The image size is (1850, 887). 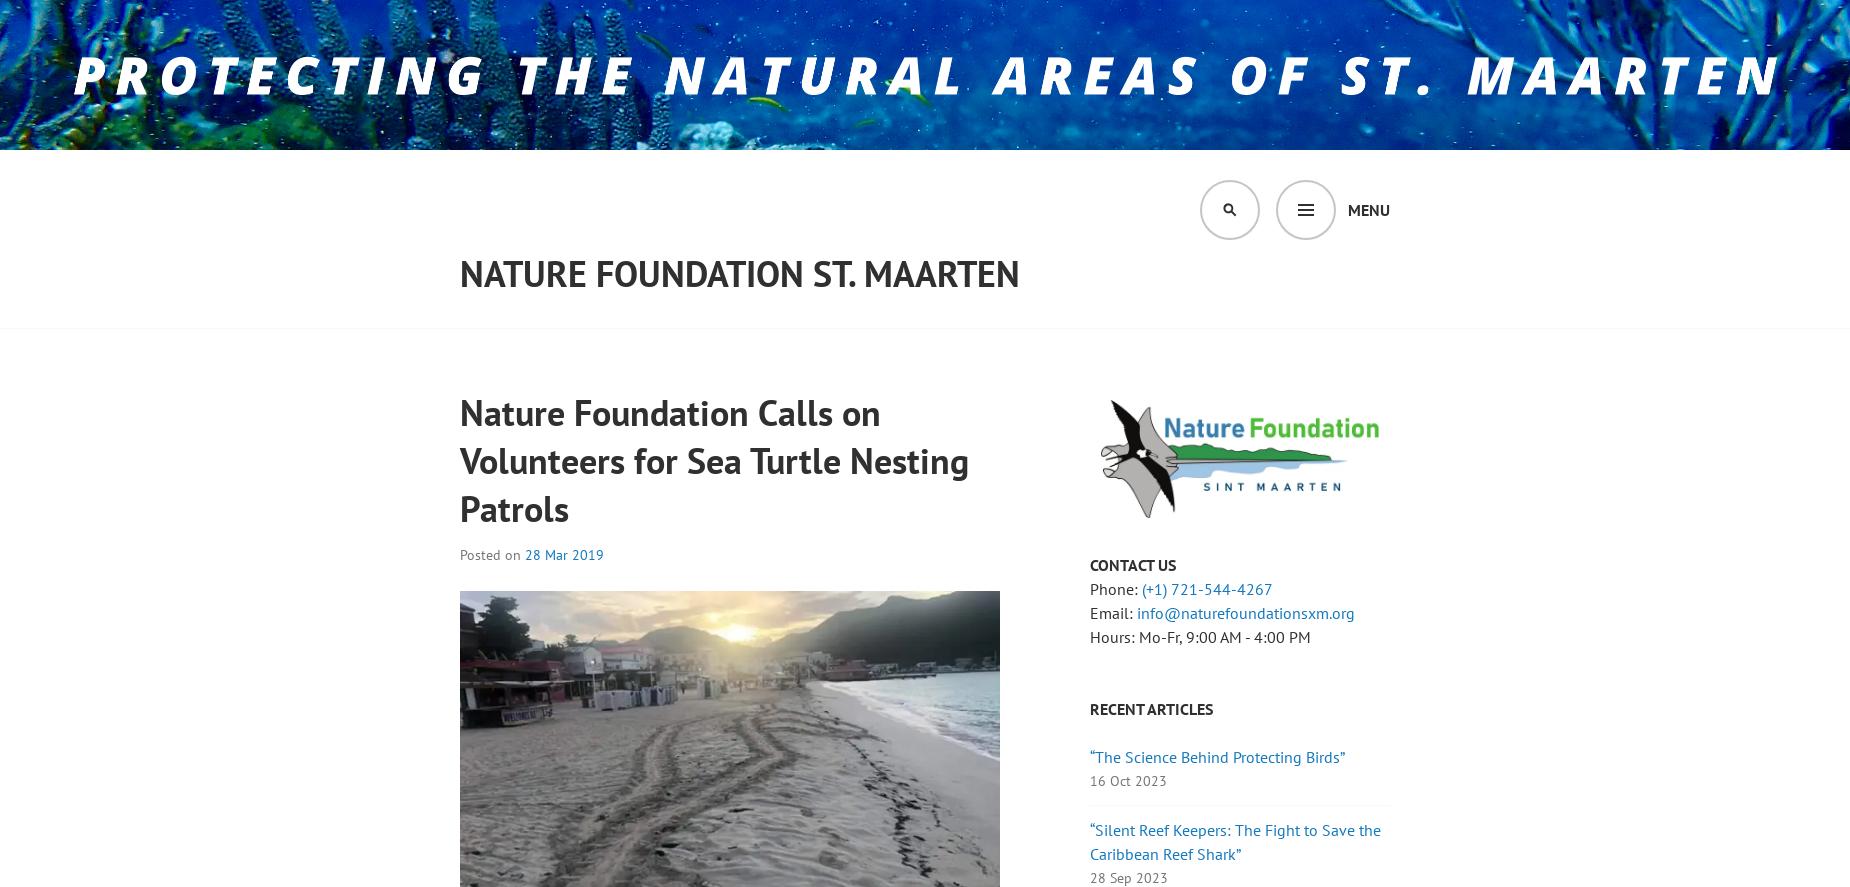 I want to click on 'Hours: Mo-Fr, 9:00 AM - 4:00 PM', so click(x=1089, y=637).